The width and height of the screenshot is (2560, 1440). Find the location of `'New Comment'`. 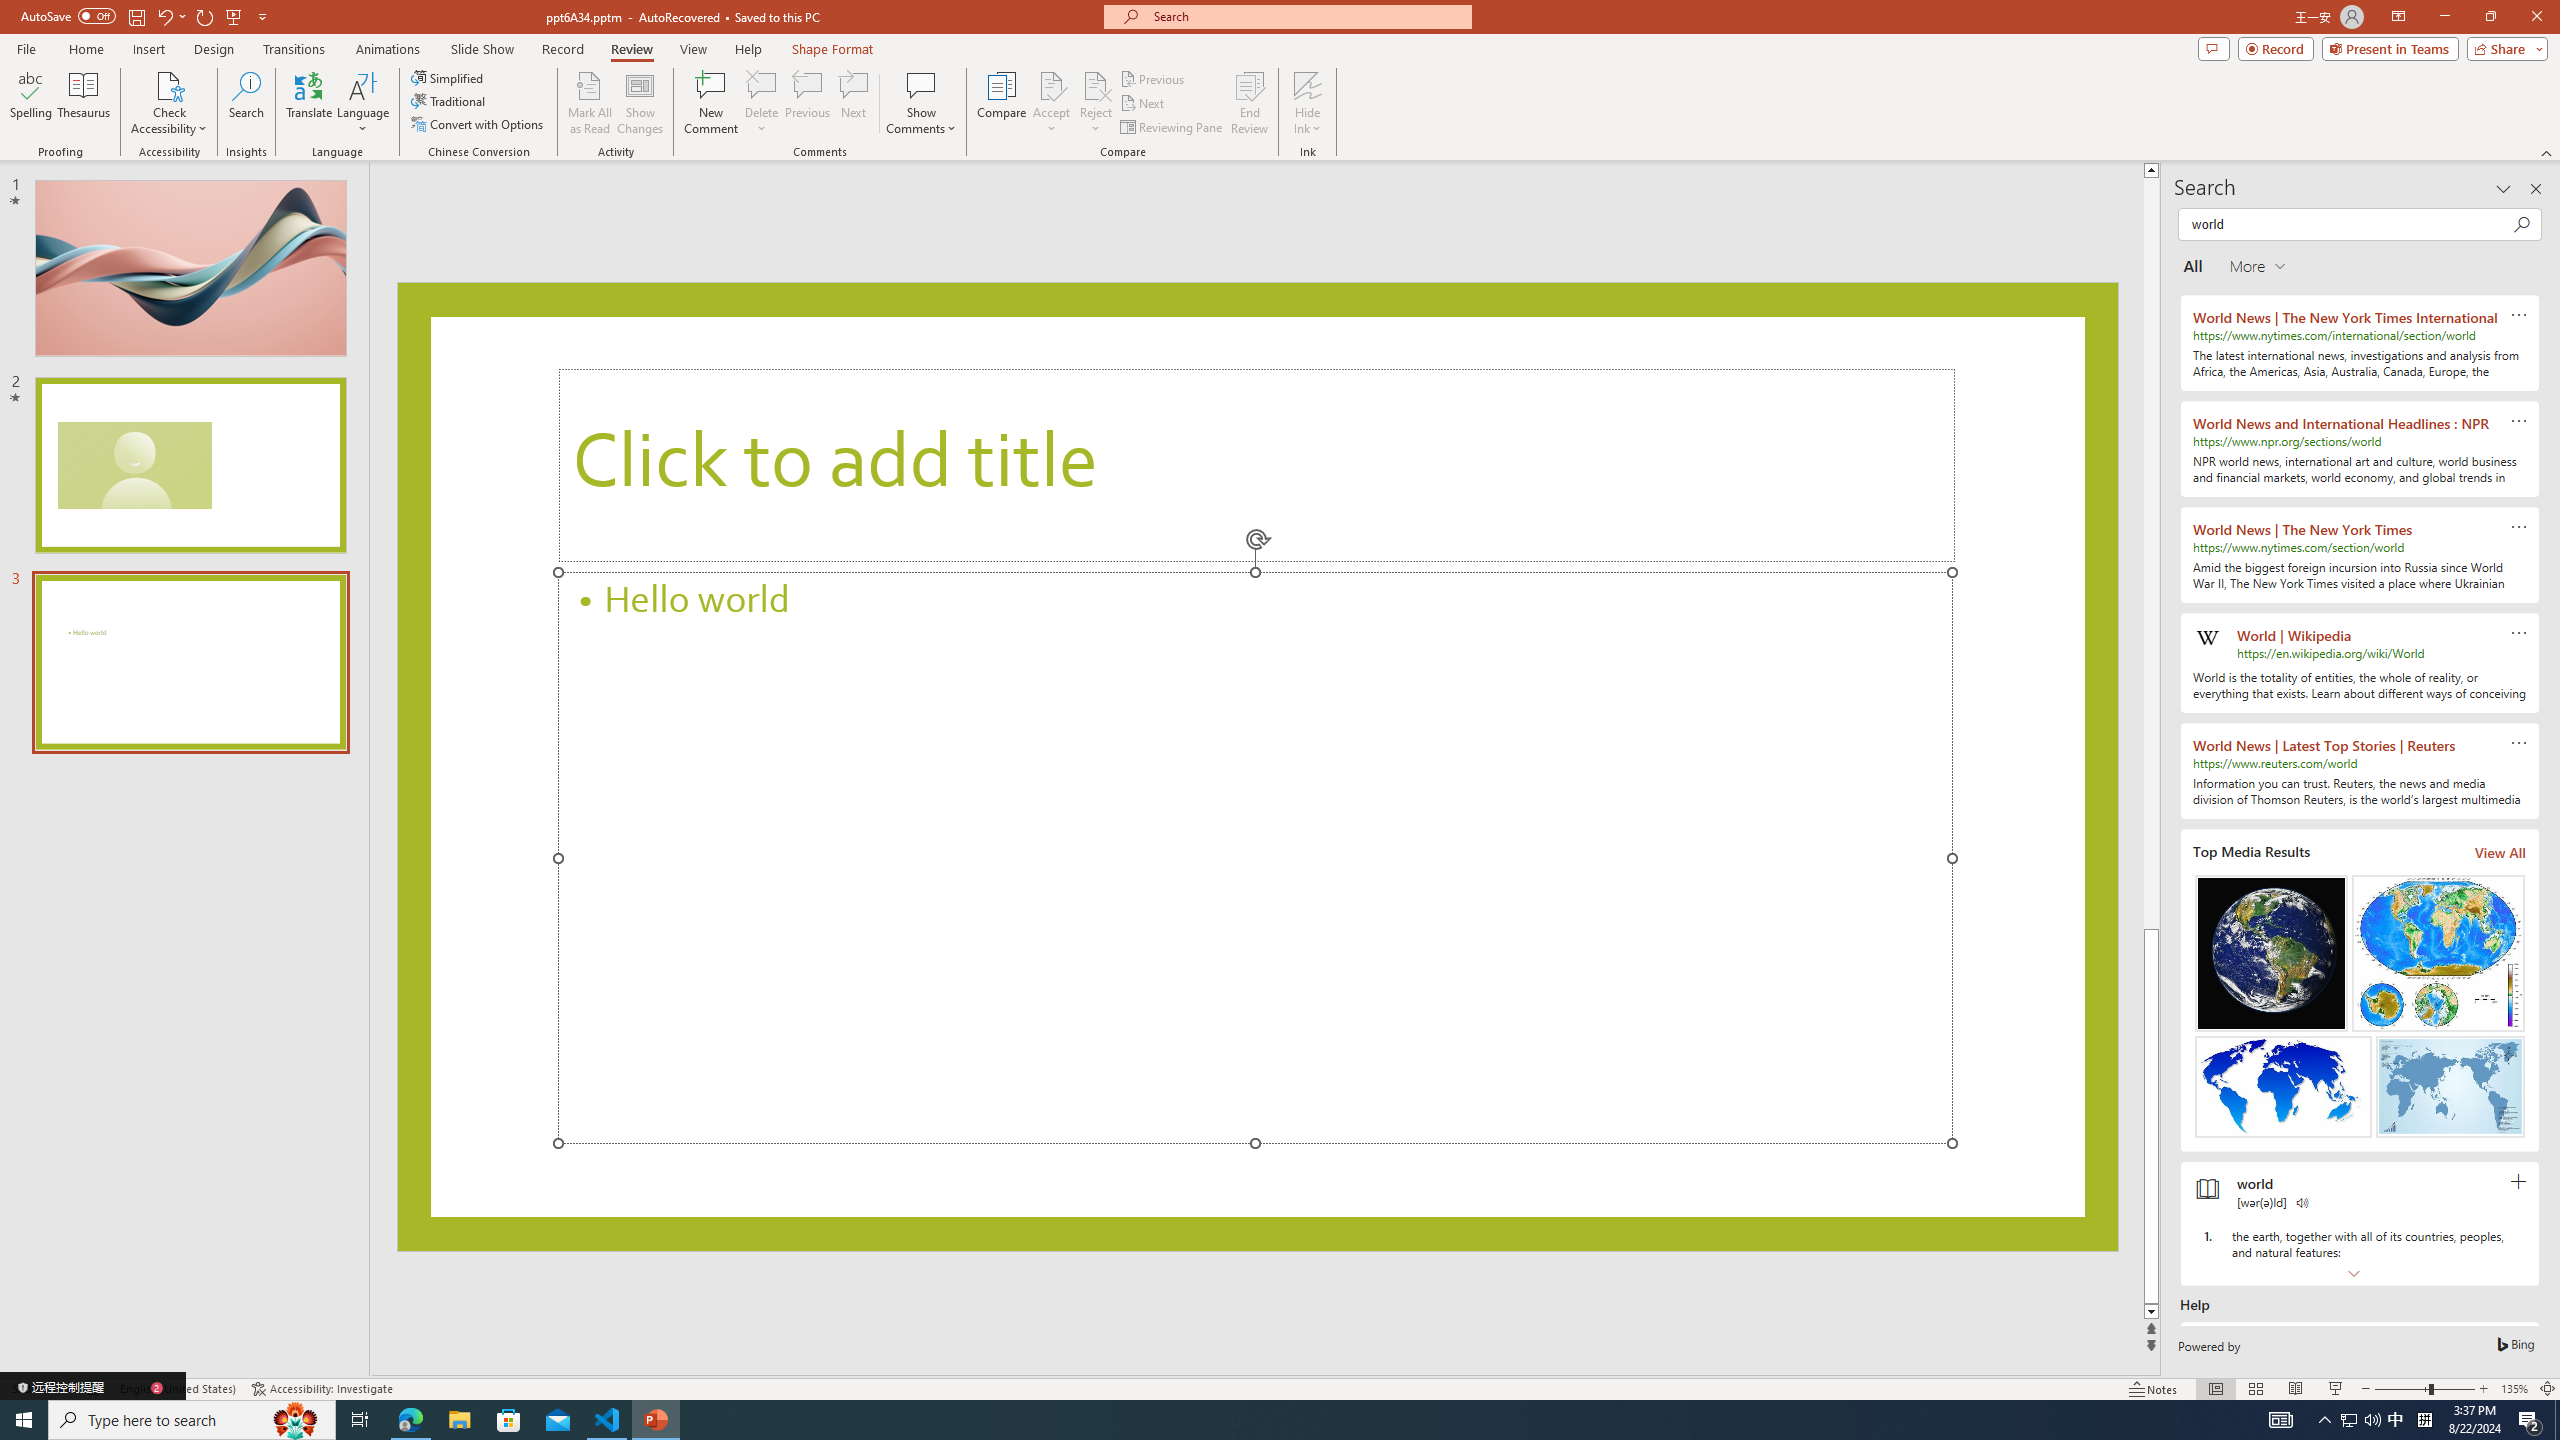

'New Comment' is located at coordinates (709, 103).